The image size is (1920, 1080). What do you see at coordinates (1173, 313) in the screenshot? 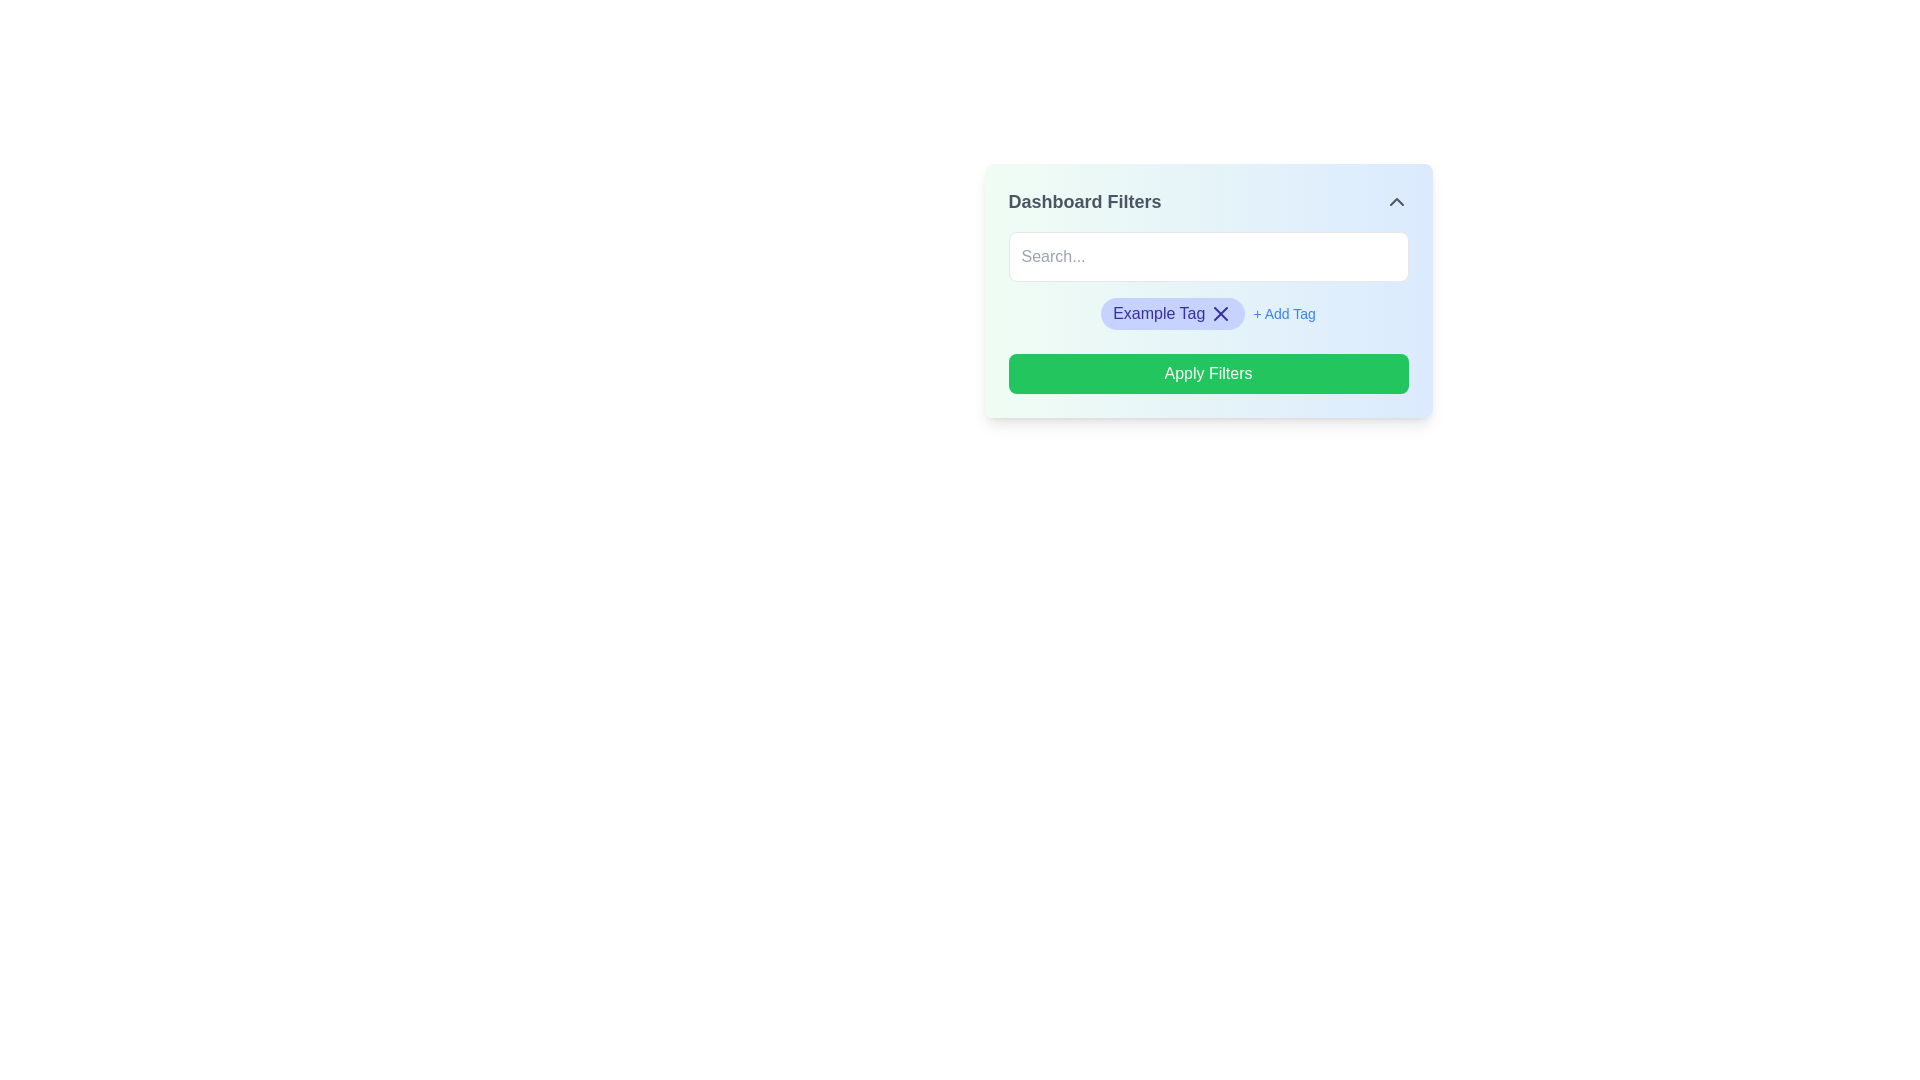
I see `the 'X' icon located immediately to the right of the 'Example Tag' label` at bounding box center [1173, 313].